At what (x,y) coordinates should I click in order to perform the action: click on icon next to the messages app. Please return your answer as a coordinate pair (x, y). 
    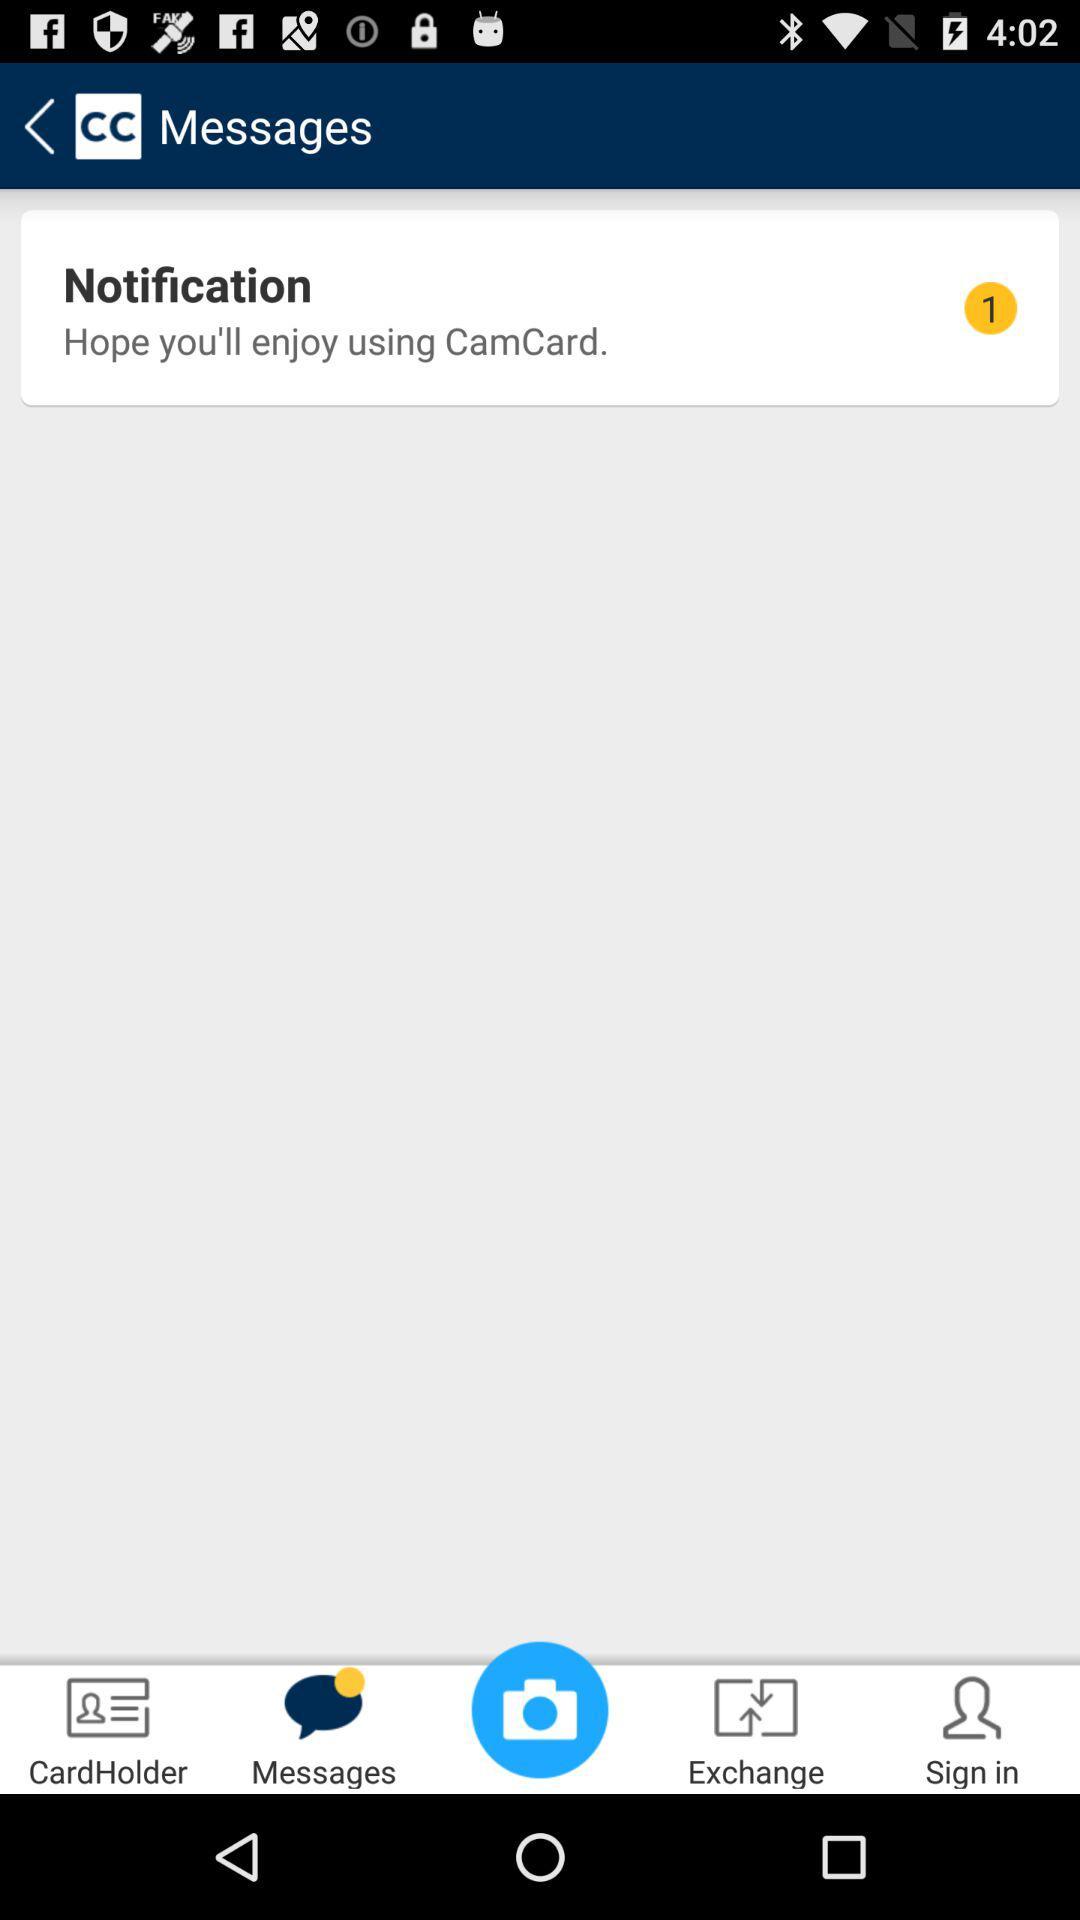
    Looking at the image, I should click on (540, 1708).